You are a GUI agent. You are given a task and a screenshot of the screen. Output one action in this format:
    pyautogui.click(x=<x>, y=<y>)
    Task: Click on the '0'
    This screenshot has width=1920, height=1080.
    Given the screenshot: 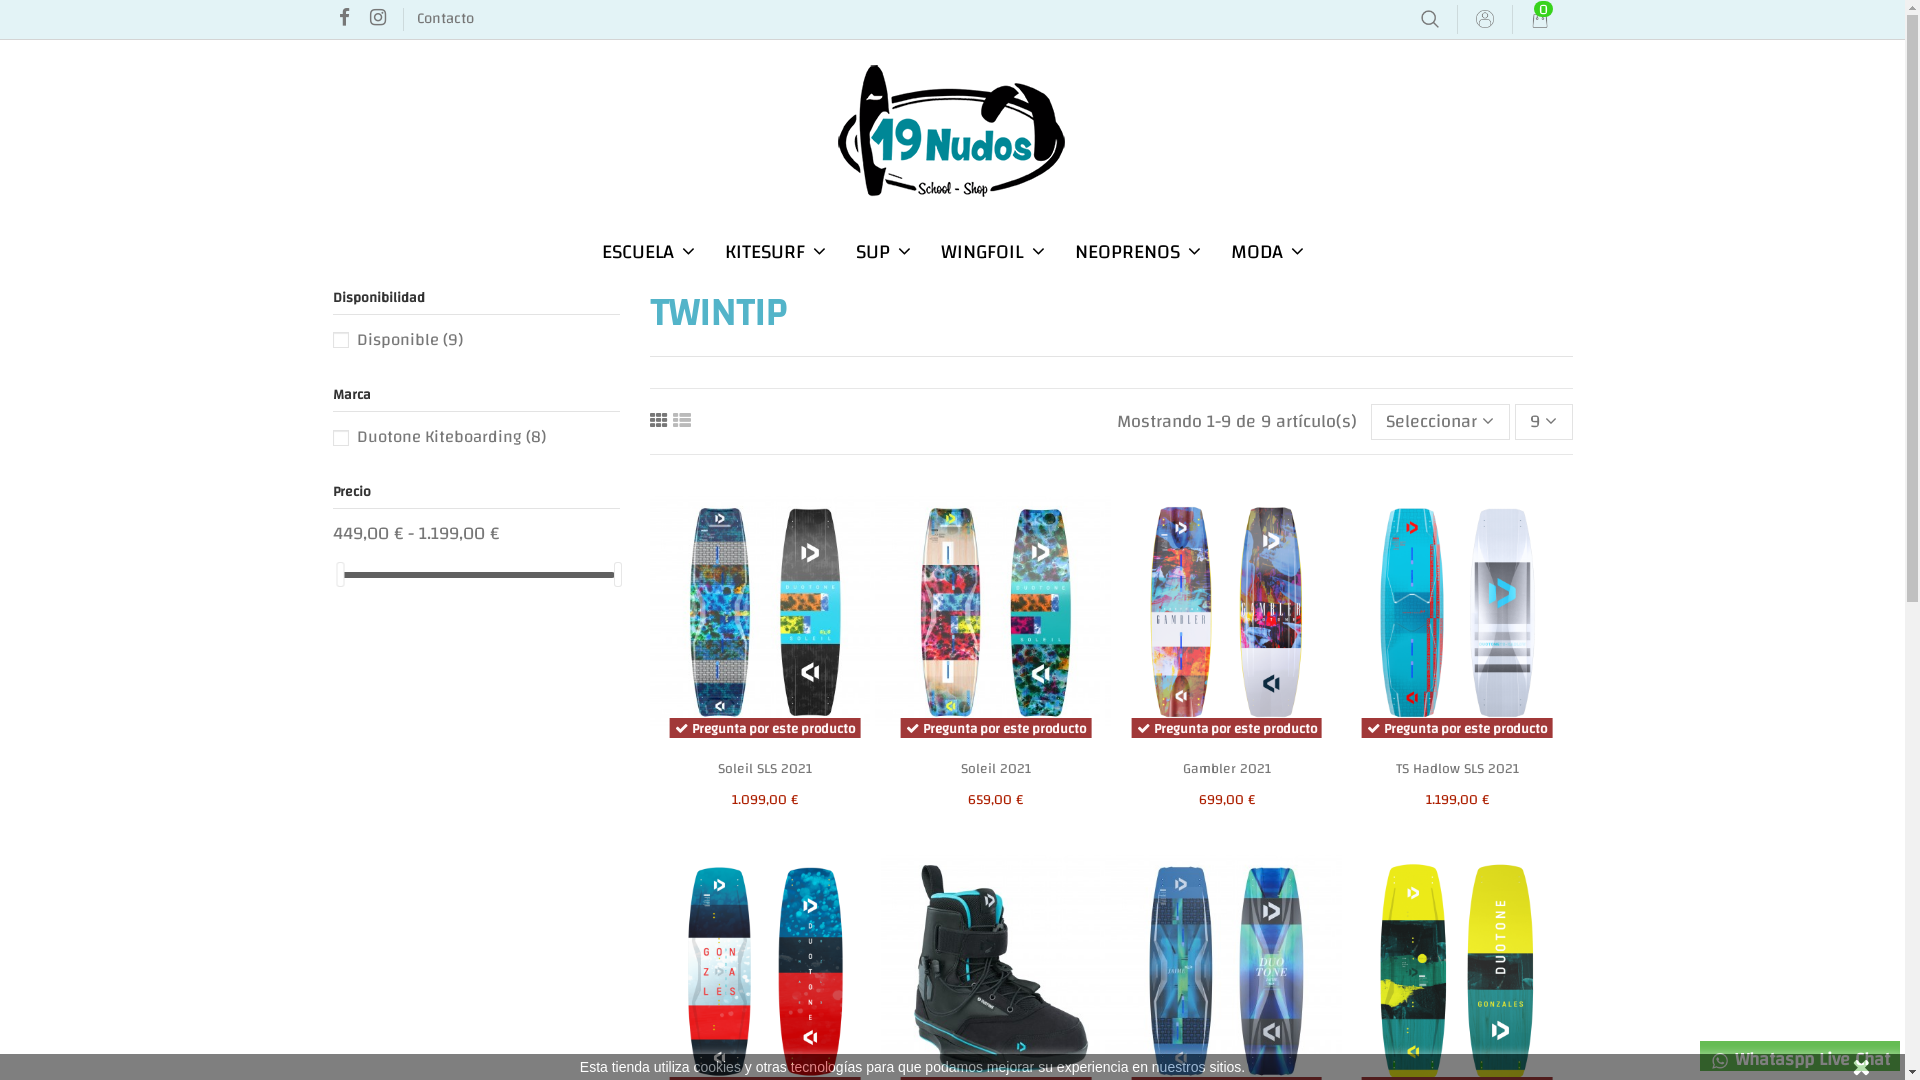 What is the action you would take?
    pyautogui.click(x=1538, y=19)
    